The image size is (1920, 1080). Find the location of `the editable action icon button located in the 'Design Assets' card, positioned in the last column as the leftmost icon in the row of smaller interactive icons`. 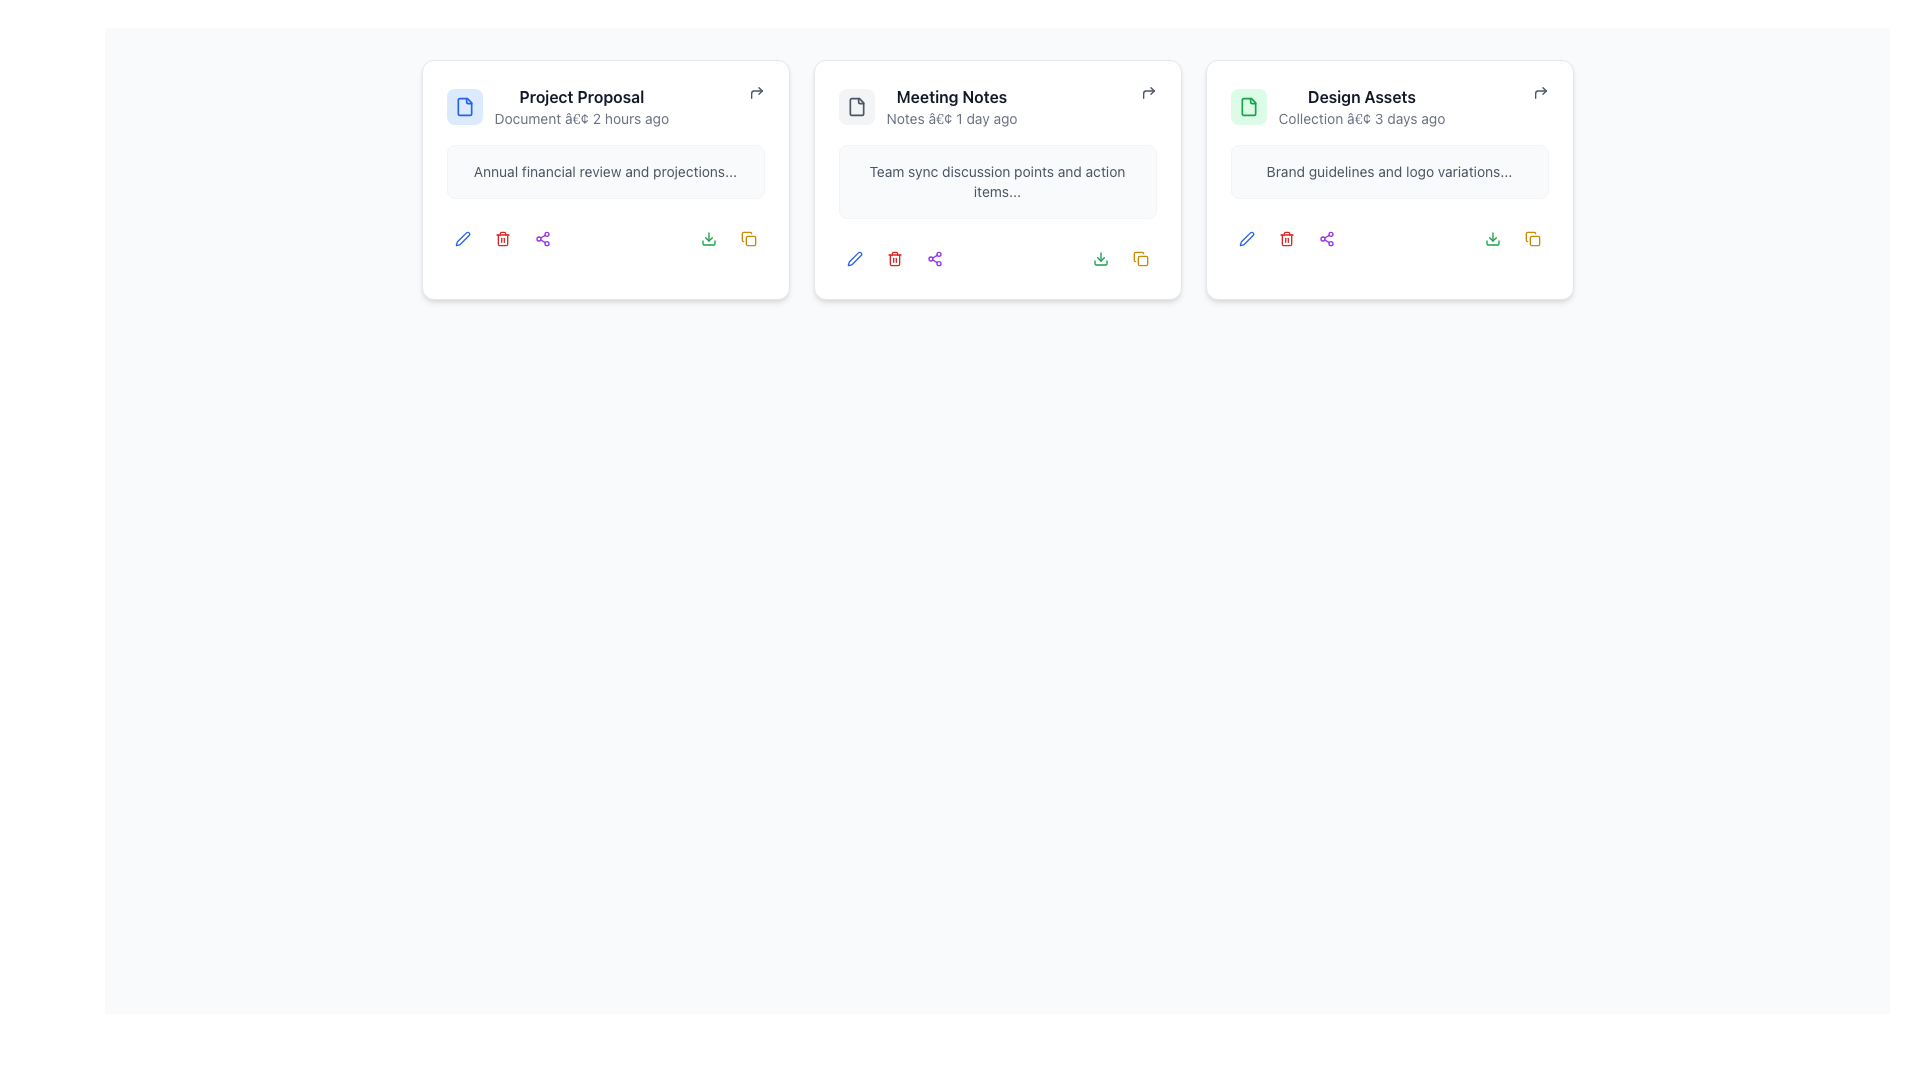

the editable action icon button located in the 'Design Assets' card, positioned in the last column as the leftmost icon in the row of smaller interactive icons is located at coordinates (1245, 238).